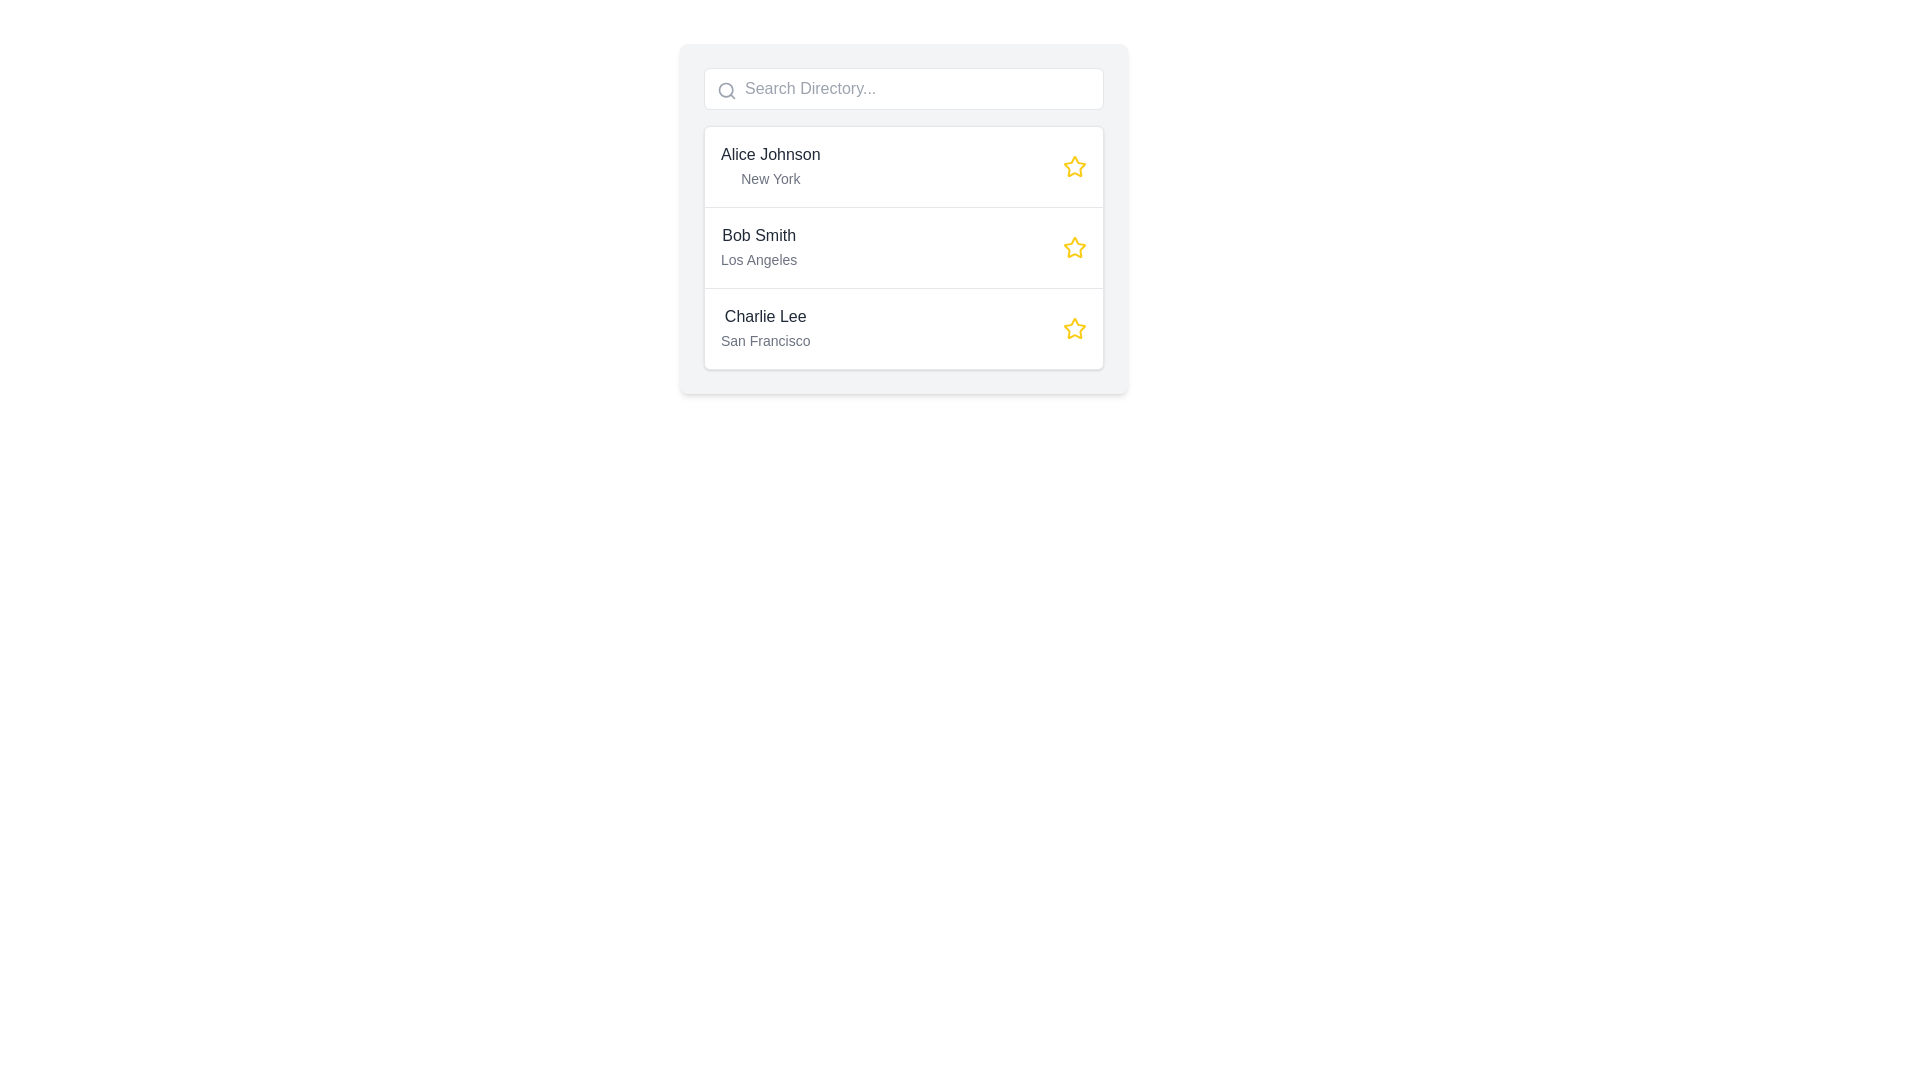  What do you see at coordinates (769, 177) in the screenshot?
I see `the text label displaying 'New York', which is styled in light gray and located below 'Alice Johnson' in the directory entry` at bounding box center [769, 177].